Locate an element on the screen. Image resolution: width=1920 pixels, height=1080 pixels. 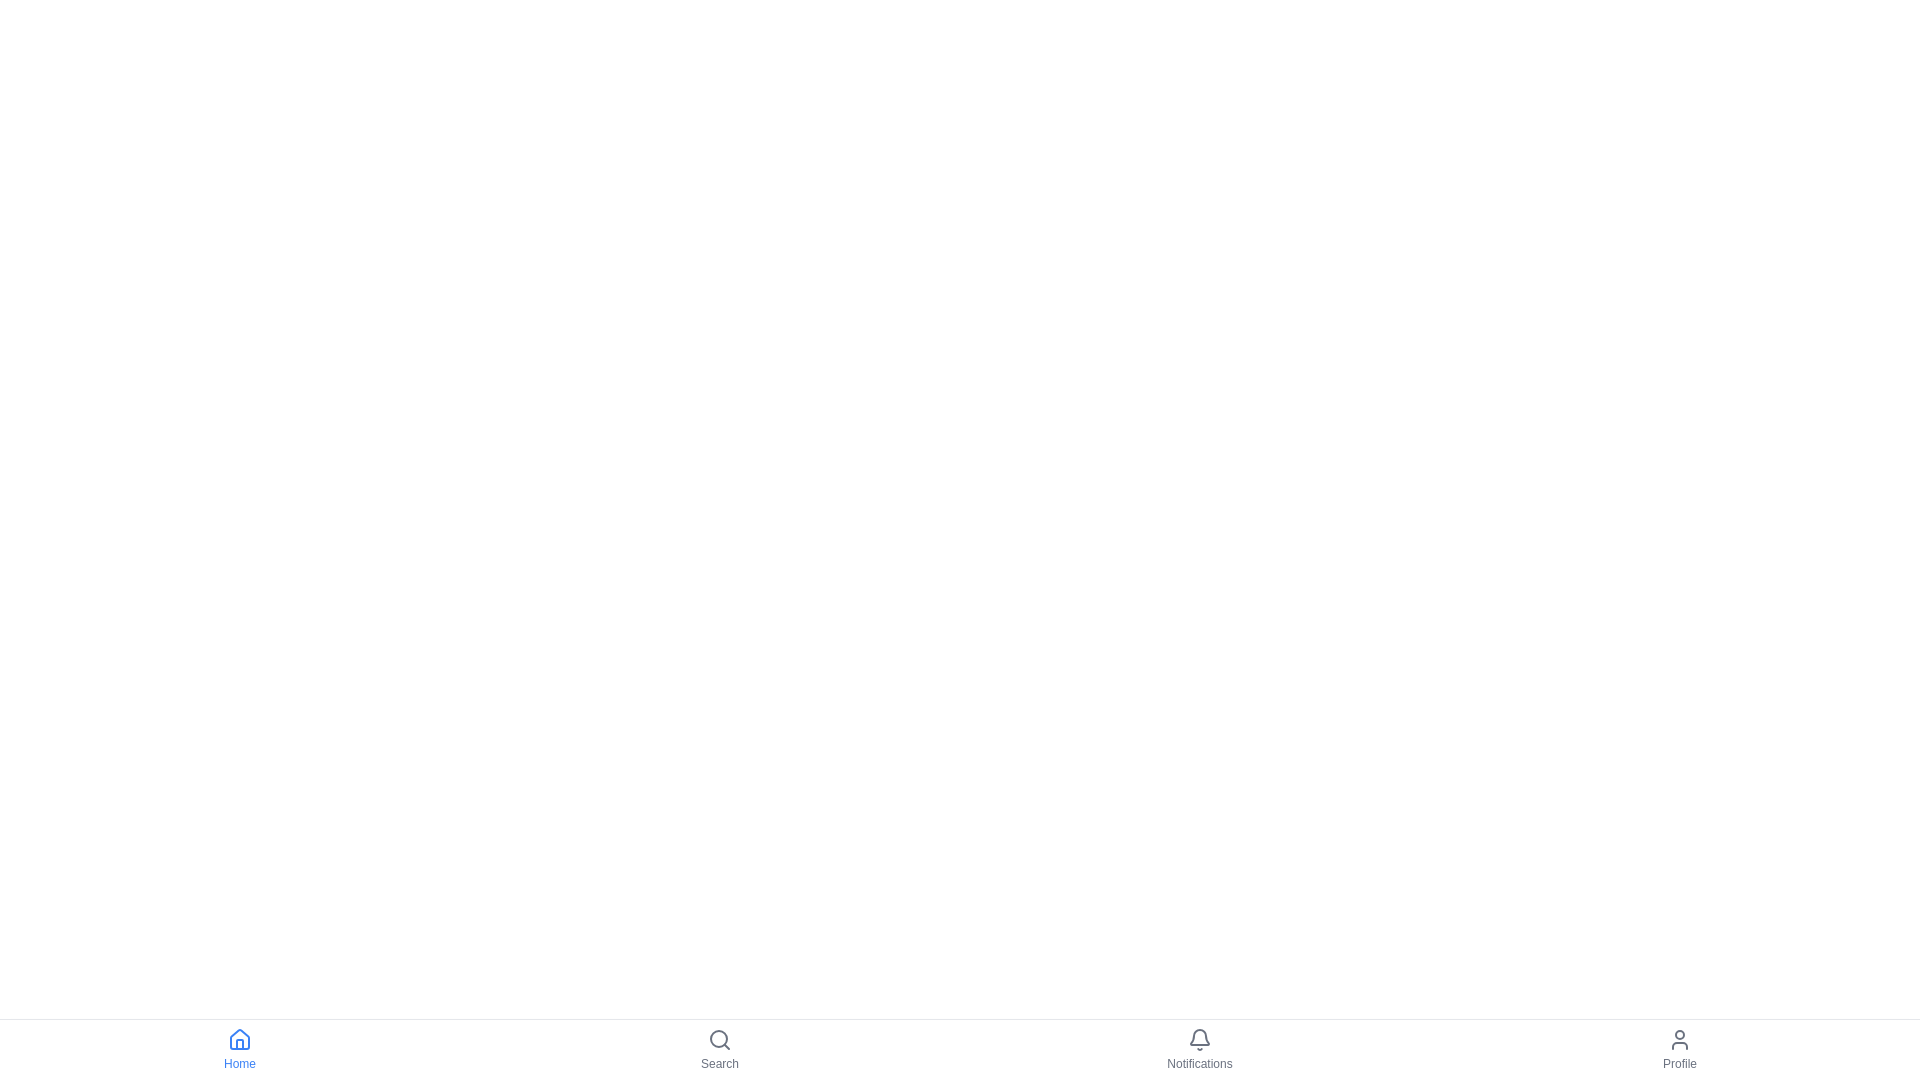
the navigation item labeled Notifications is located at coordinates (1200, 1048).